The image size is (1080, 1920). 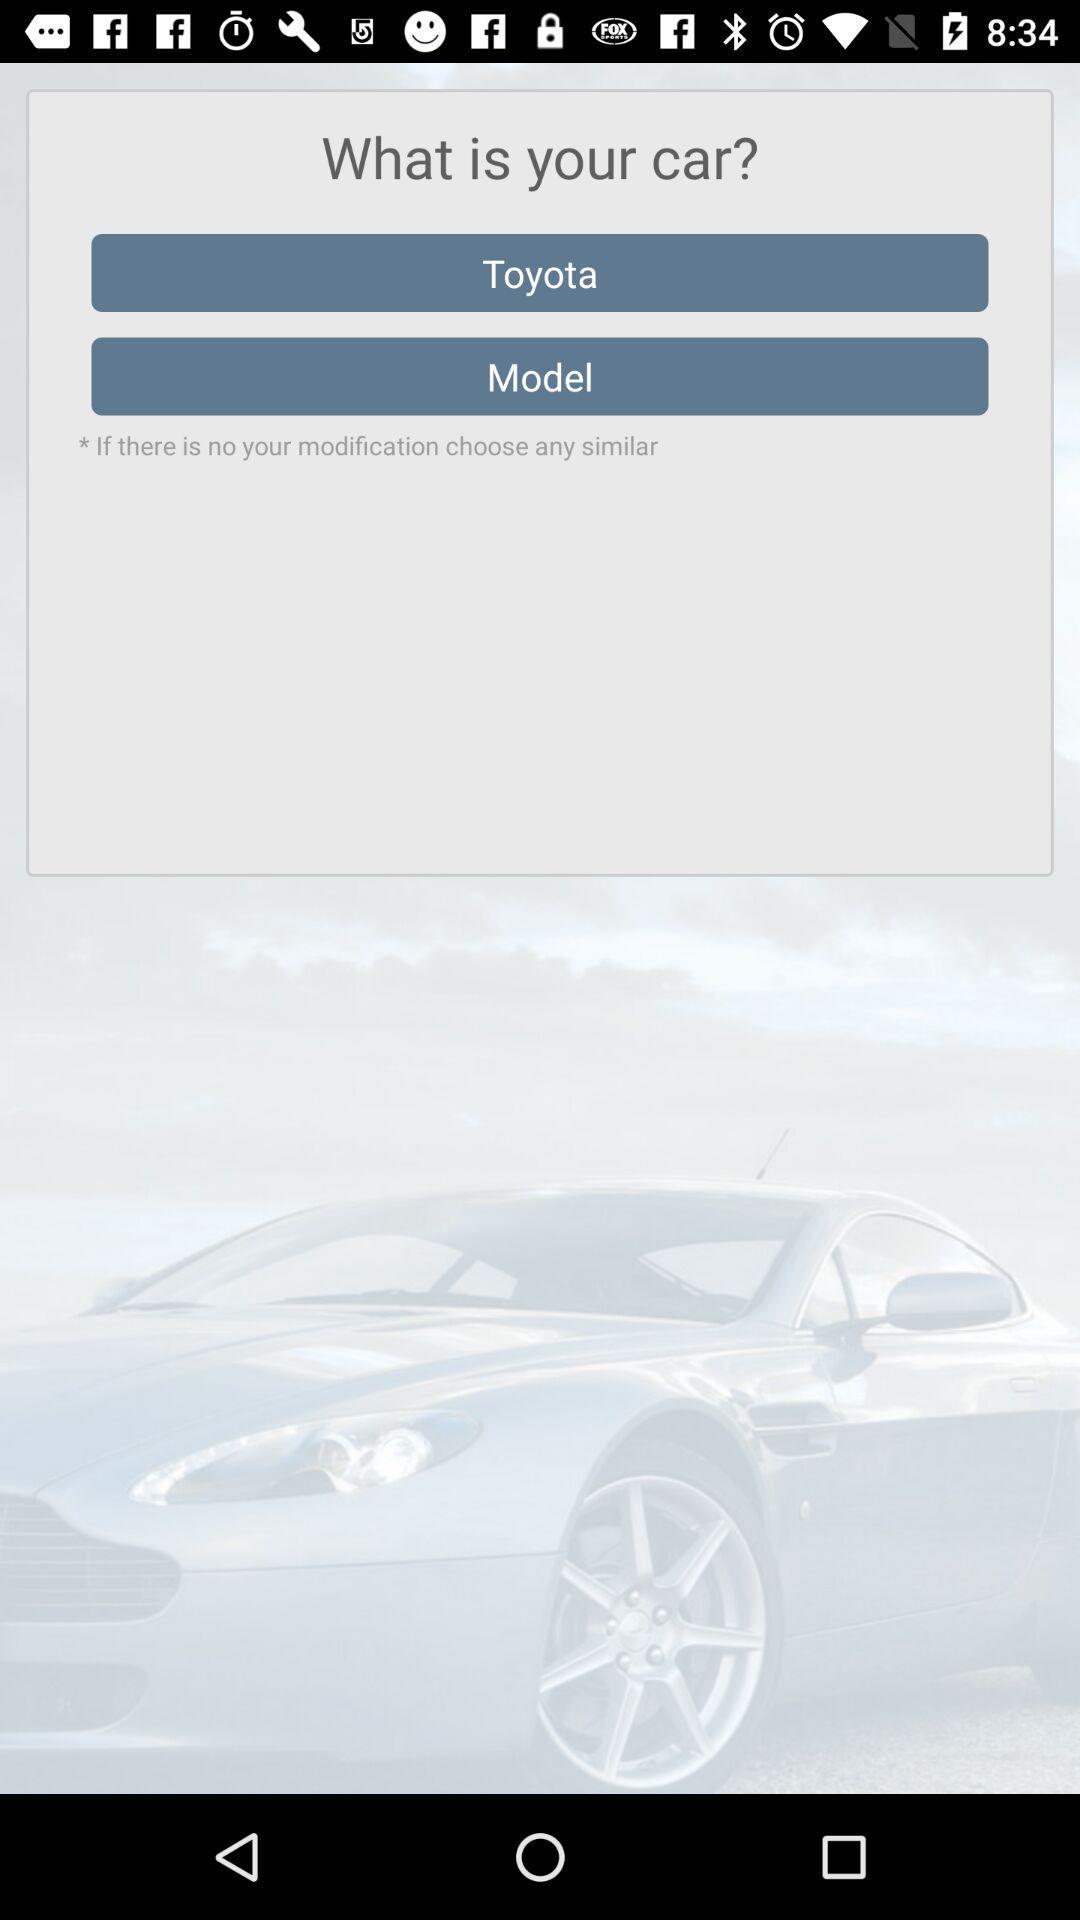 What do you see at coordinates (540, 272) in the screenshot?
I see `the item below what is your item` at bounding box center [540, 272].